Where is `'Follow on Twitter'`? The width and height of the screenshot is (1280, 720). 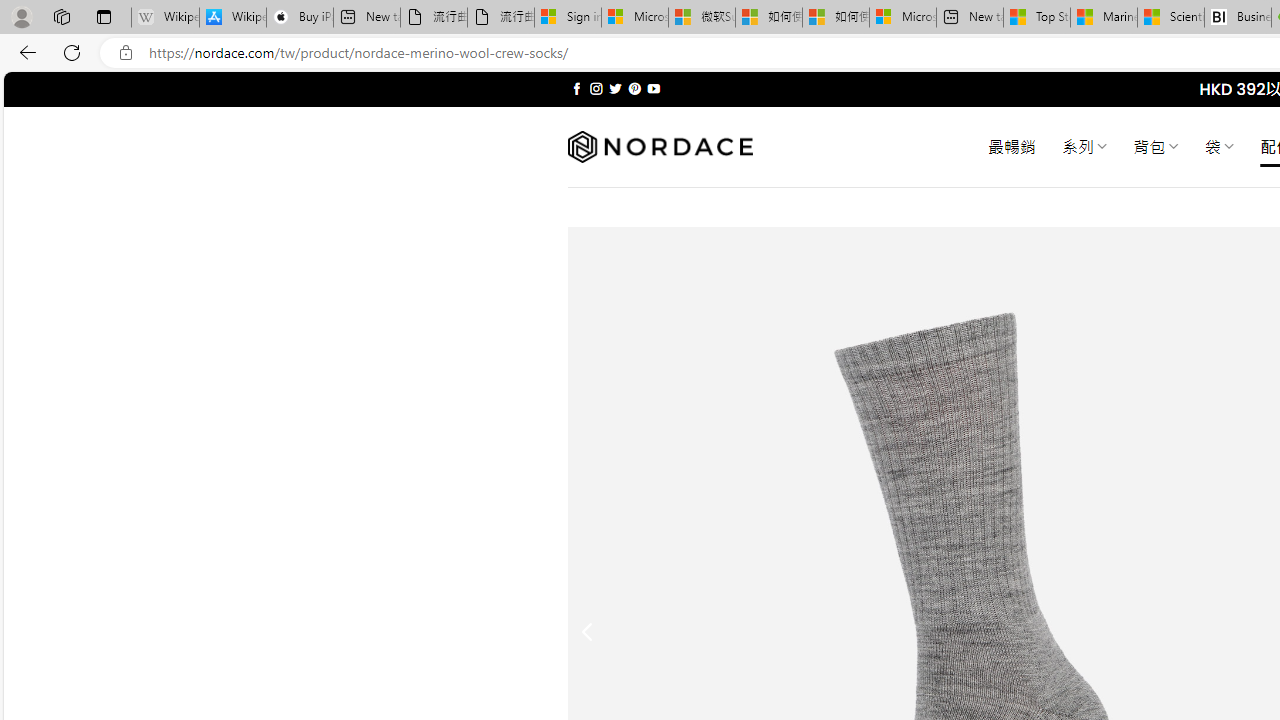 'Follow on Twitter' is located at coordinates (614, 88).